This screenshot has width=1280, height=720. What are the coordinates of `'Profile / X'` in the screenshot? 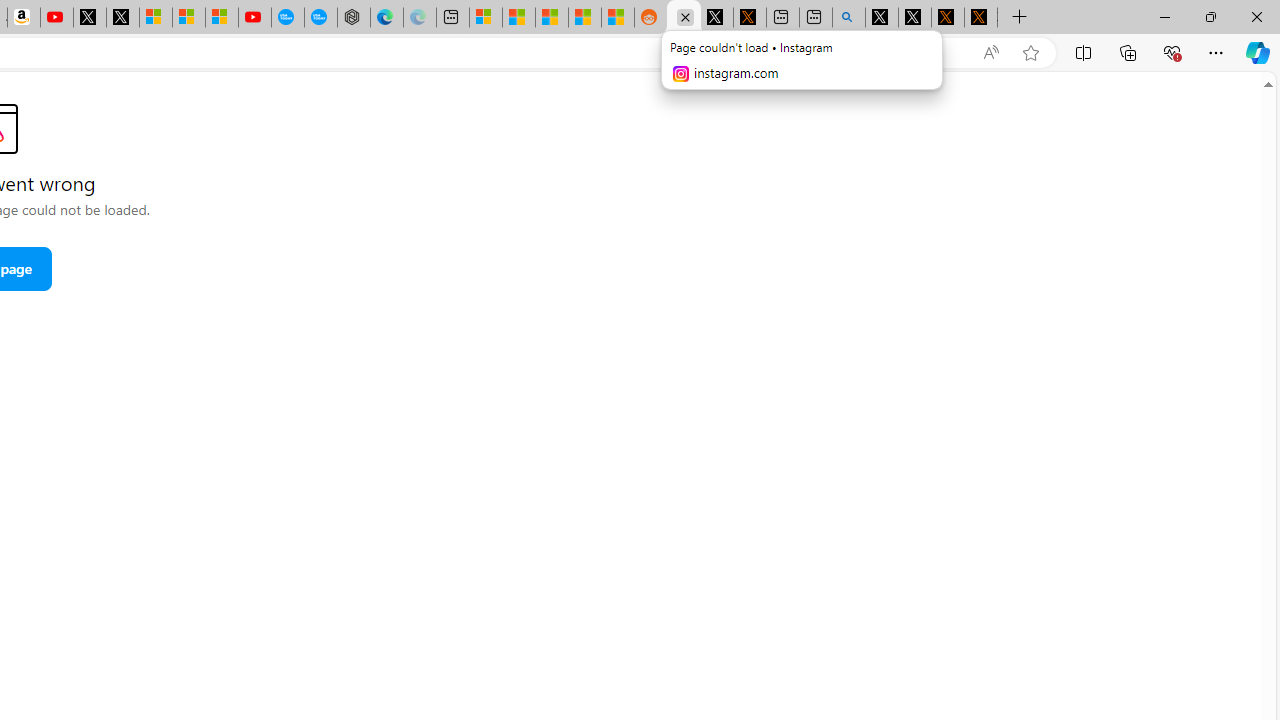 It's located at (881, 17).